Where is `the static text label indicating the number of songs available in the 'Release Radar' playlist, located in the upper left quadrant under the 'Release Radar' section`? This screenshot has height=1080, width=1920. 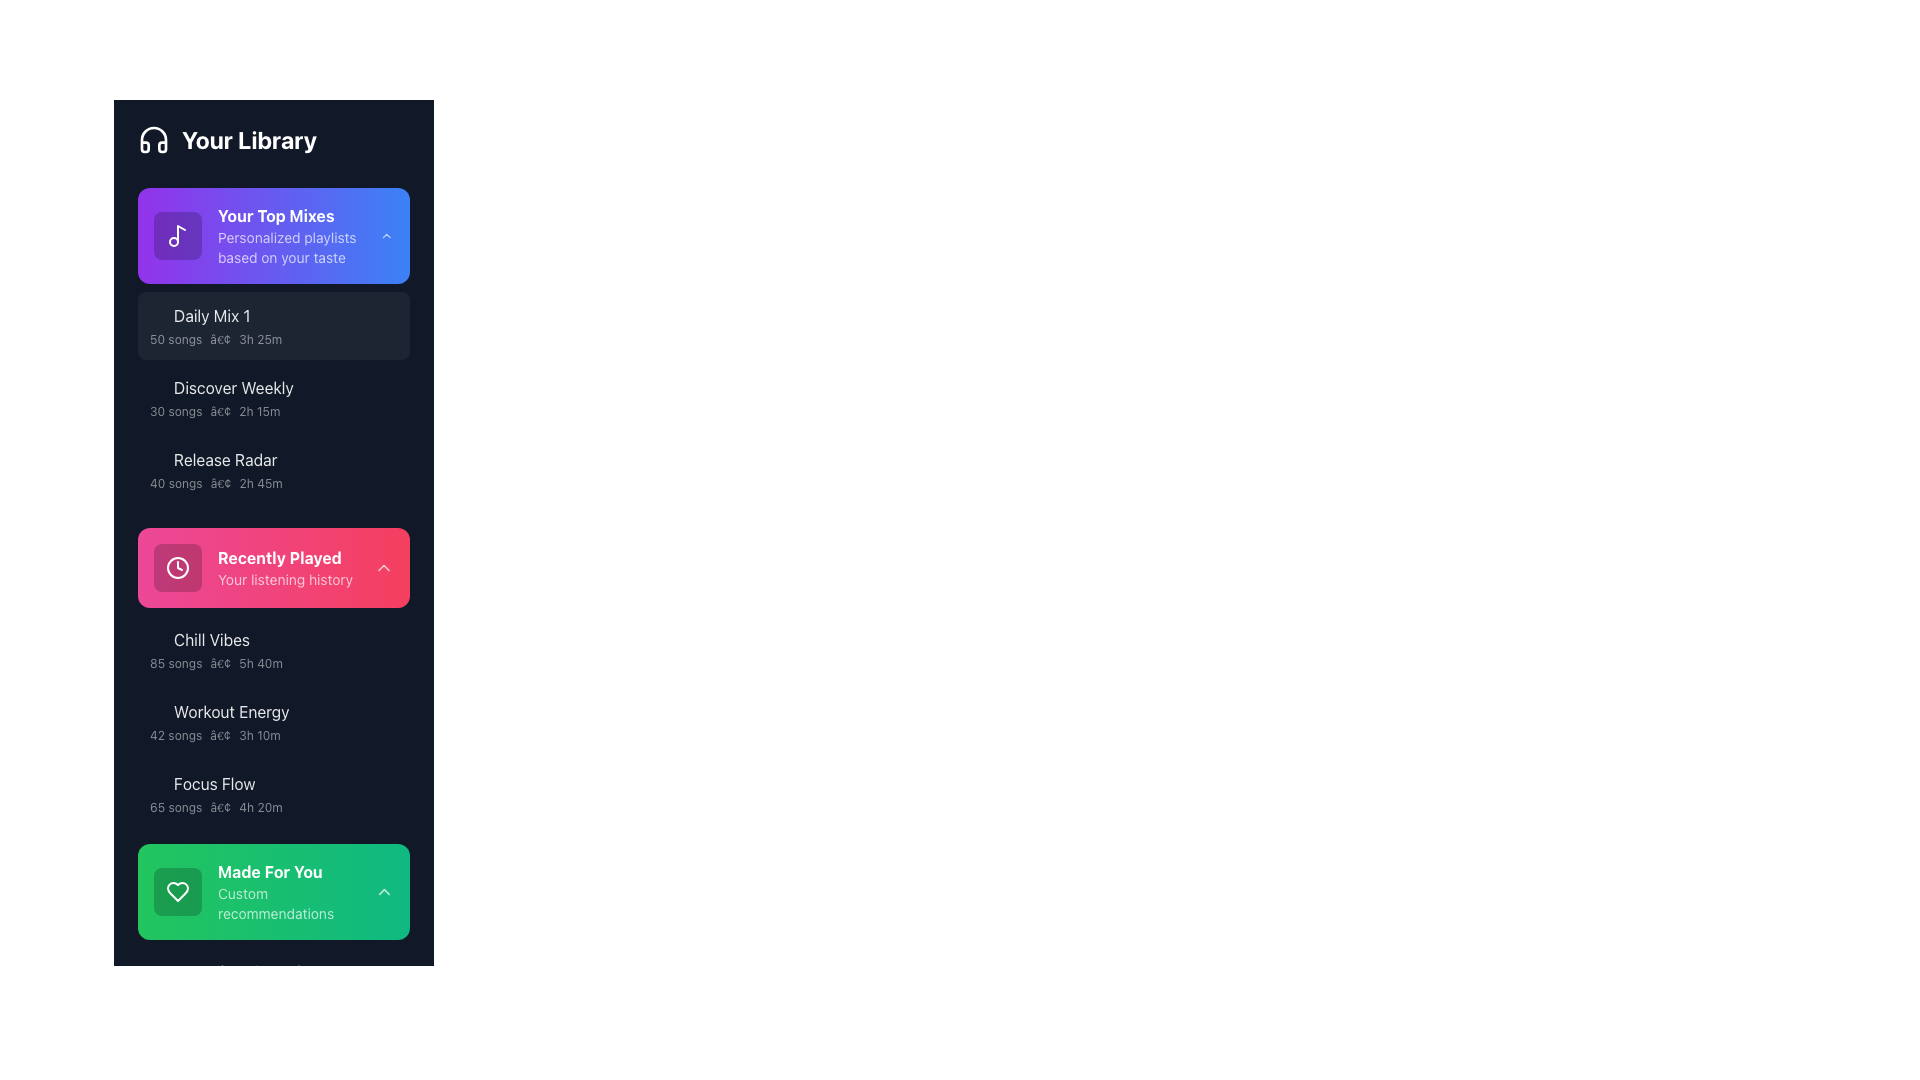
the static text label indicating the number of songs available in the 'Release Radar' playlist, located in the upper left quadrant under the 'Release Radar' section is located at coordinates (176, 483).